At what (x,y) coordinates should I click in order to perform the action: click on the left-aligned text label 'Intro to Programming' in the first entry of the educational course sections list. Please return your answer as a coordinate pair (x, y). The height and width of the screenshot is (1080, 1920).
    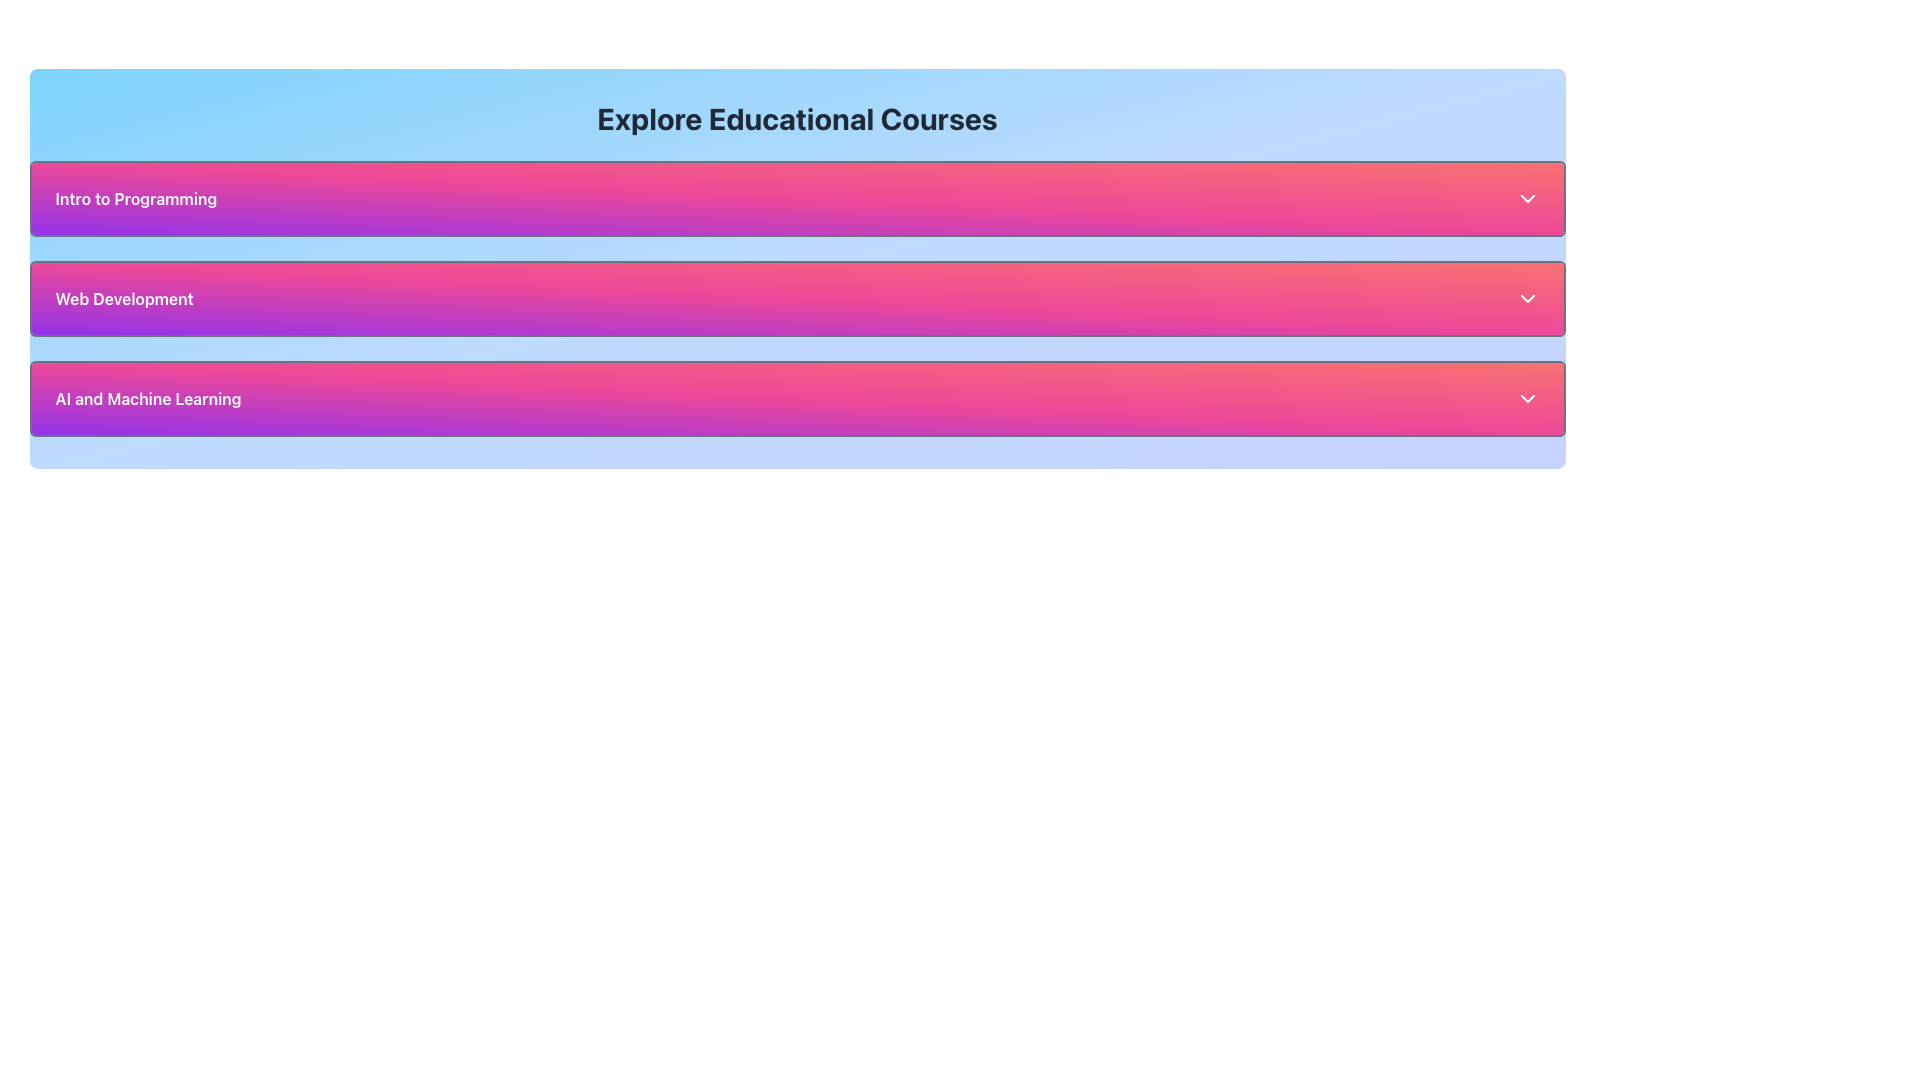
    Looking at the image, I should click on (135, 199).